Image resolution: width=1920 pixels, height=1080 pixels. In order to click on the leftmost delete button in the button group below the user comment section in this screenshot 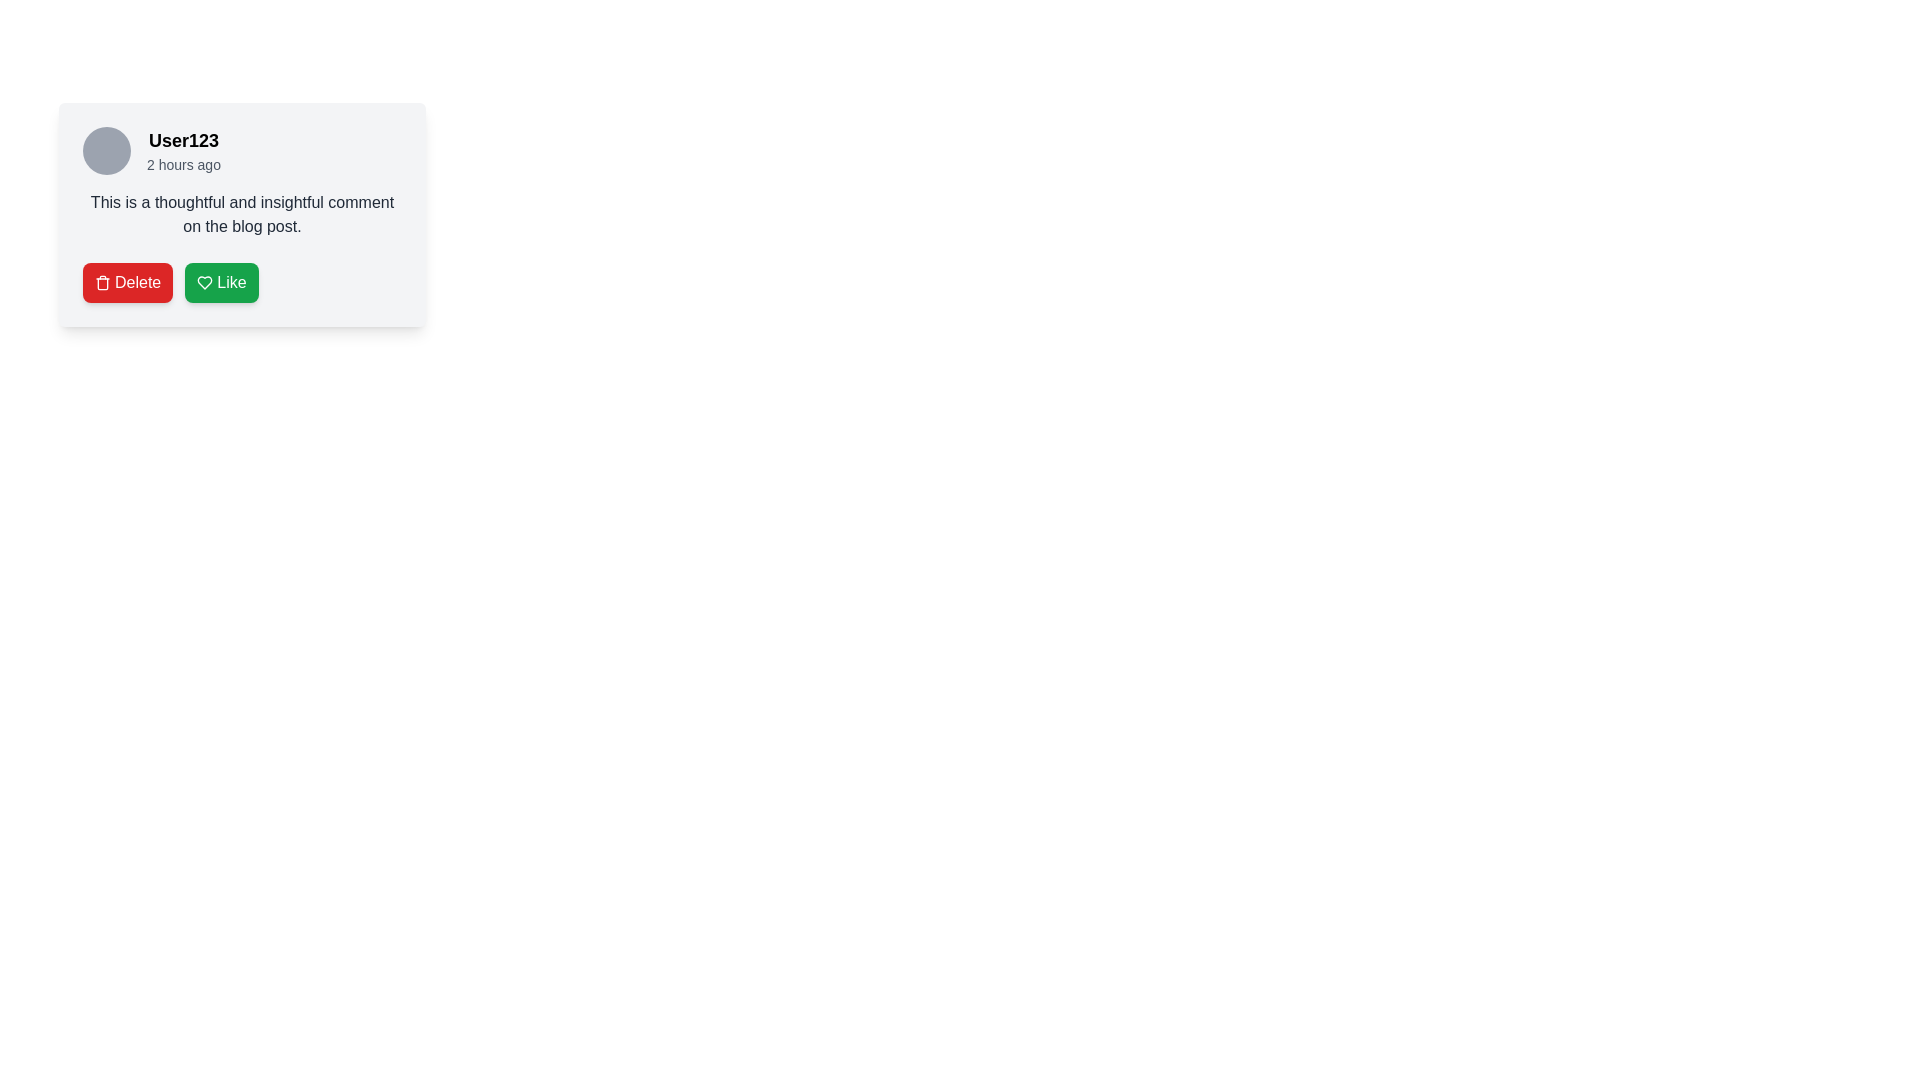, I will do `click(127, 282)`.